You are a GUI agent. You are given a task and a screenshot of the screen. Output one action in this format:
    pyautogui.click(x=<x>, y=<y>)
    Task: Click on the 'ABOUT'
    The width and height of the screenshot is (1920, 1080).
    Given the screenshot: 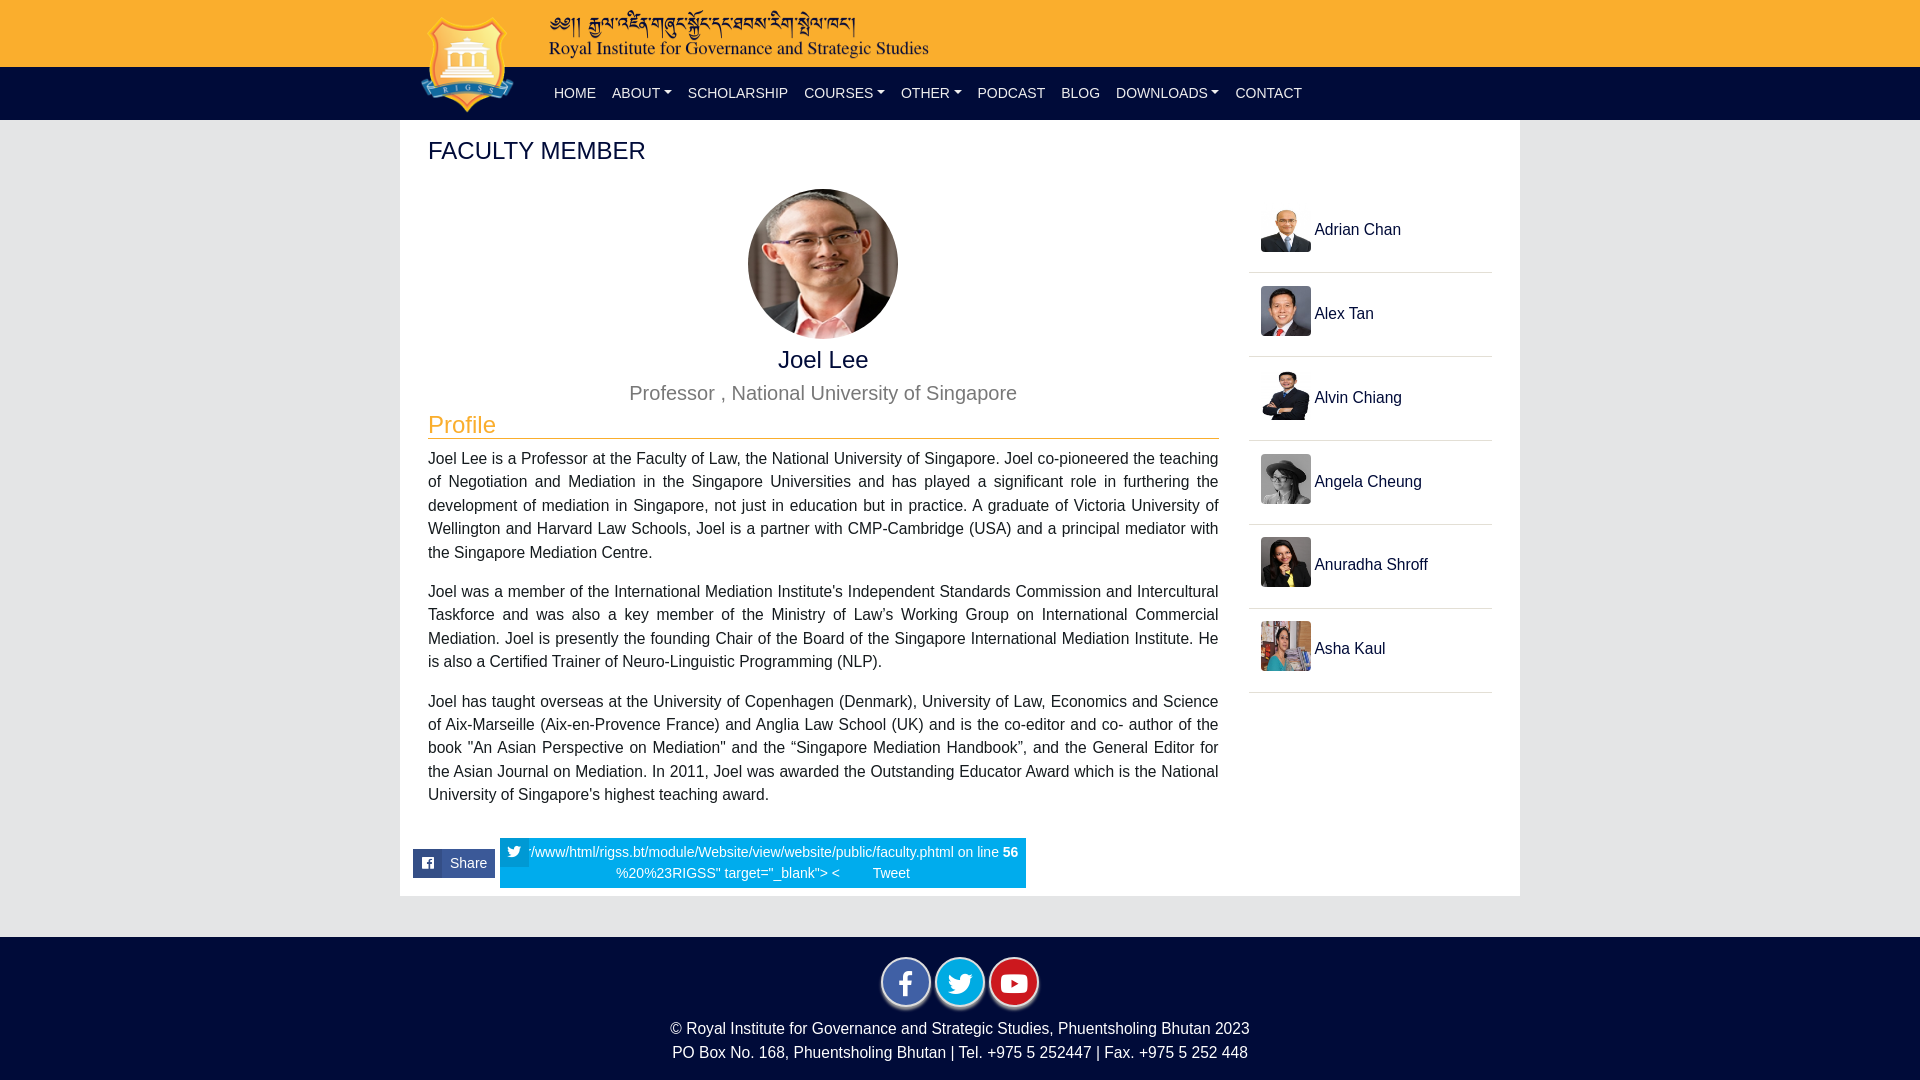 What is the action you would take?
    pyautogui.click(x=642, y=93)
    